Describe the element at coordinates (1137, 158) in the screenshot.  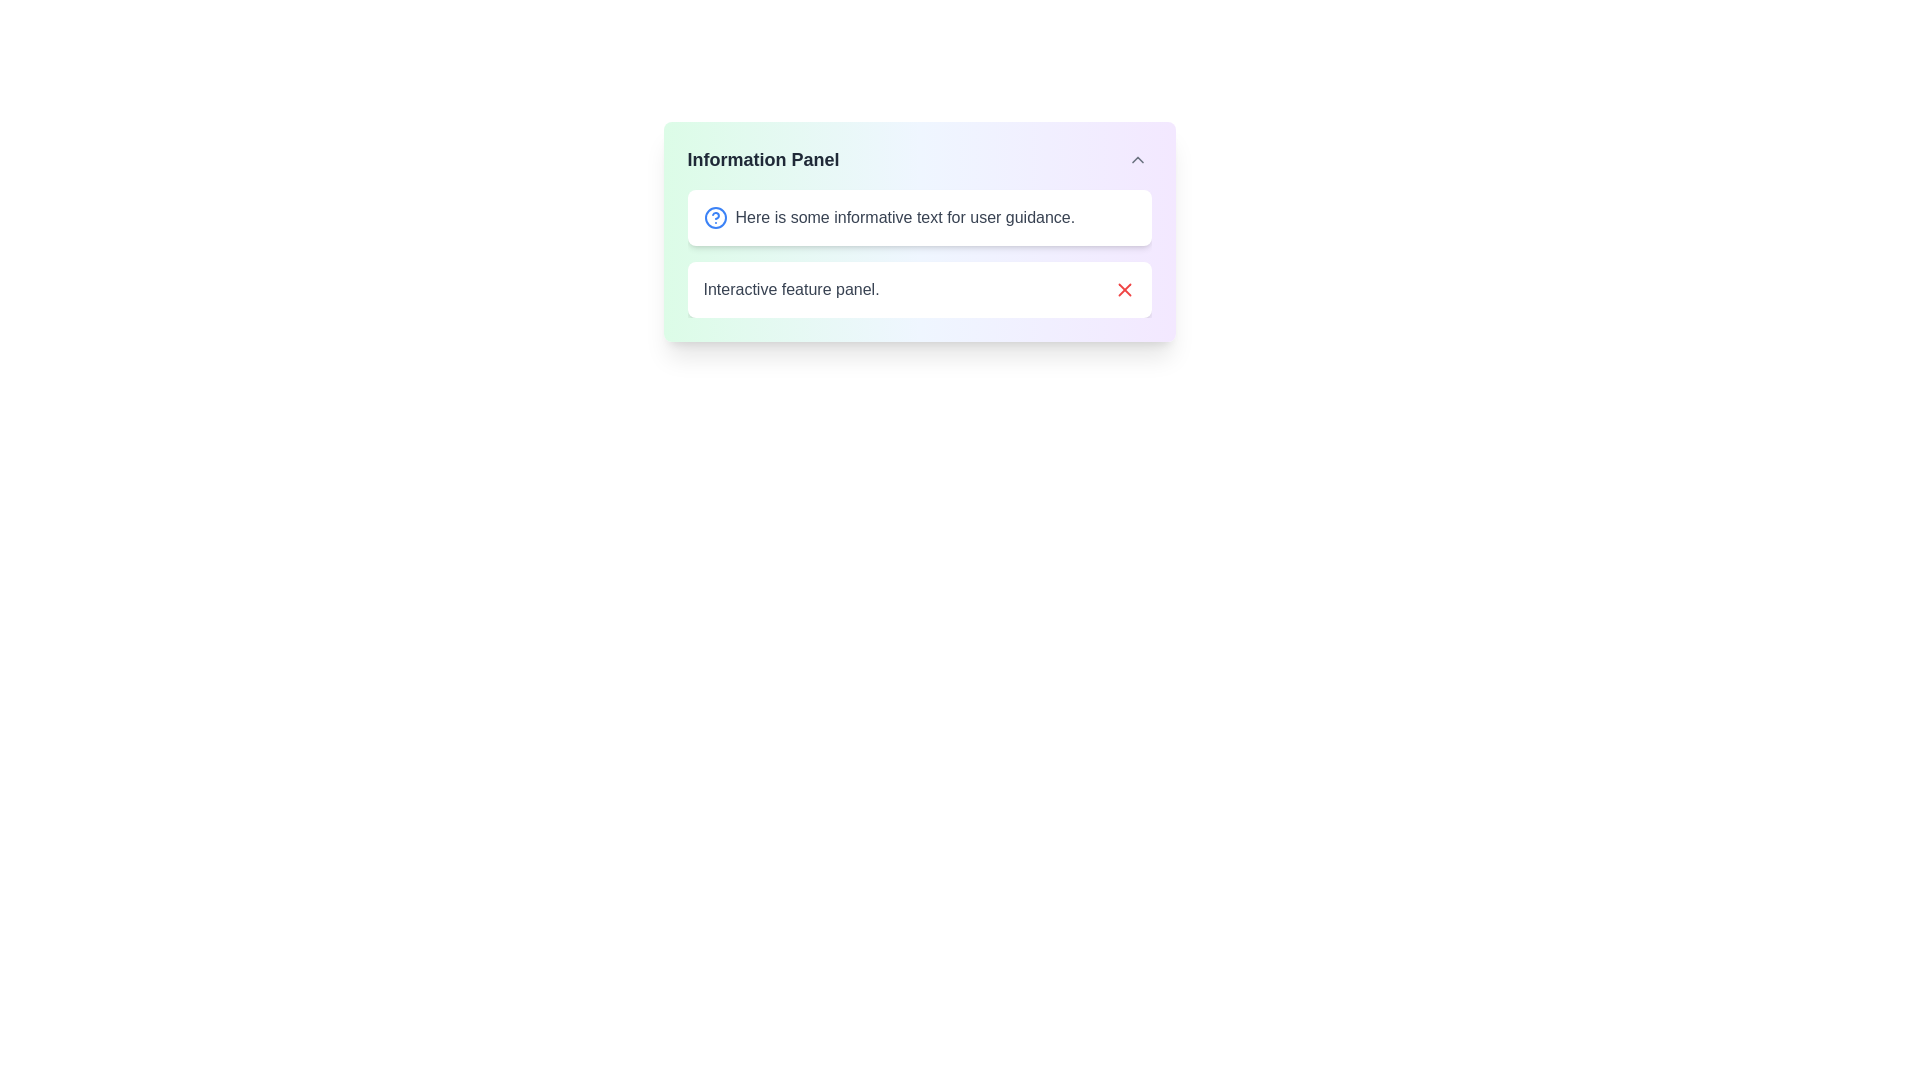
I see `the interactive Button located in the top-right corner of the 'Information Panel'` at that location.